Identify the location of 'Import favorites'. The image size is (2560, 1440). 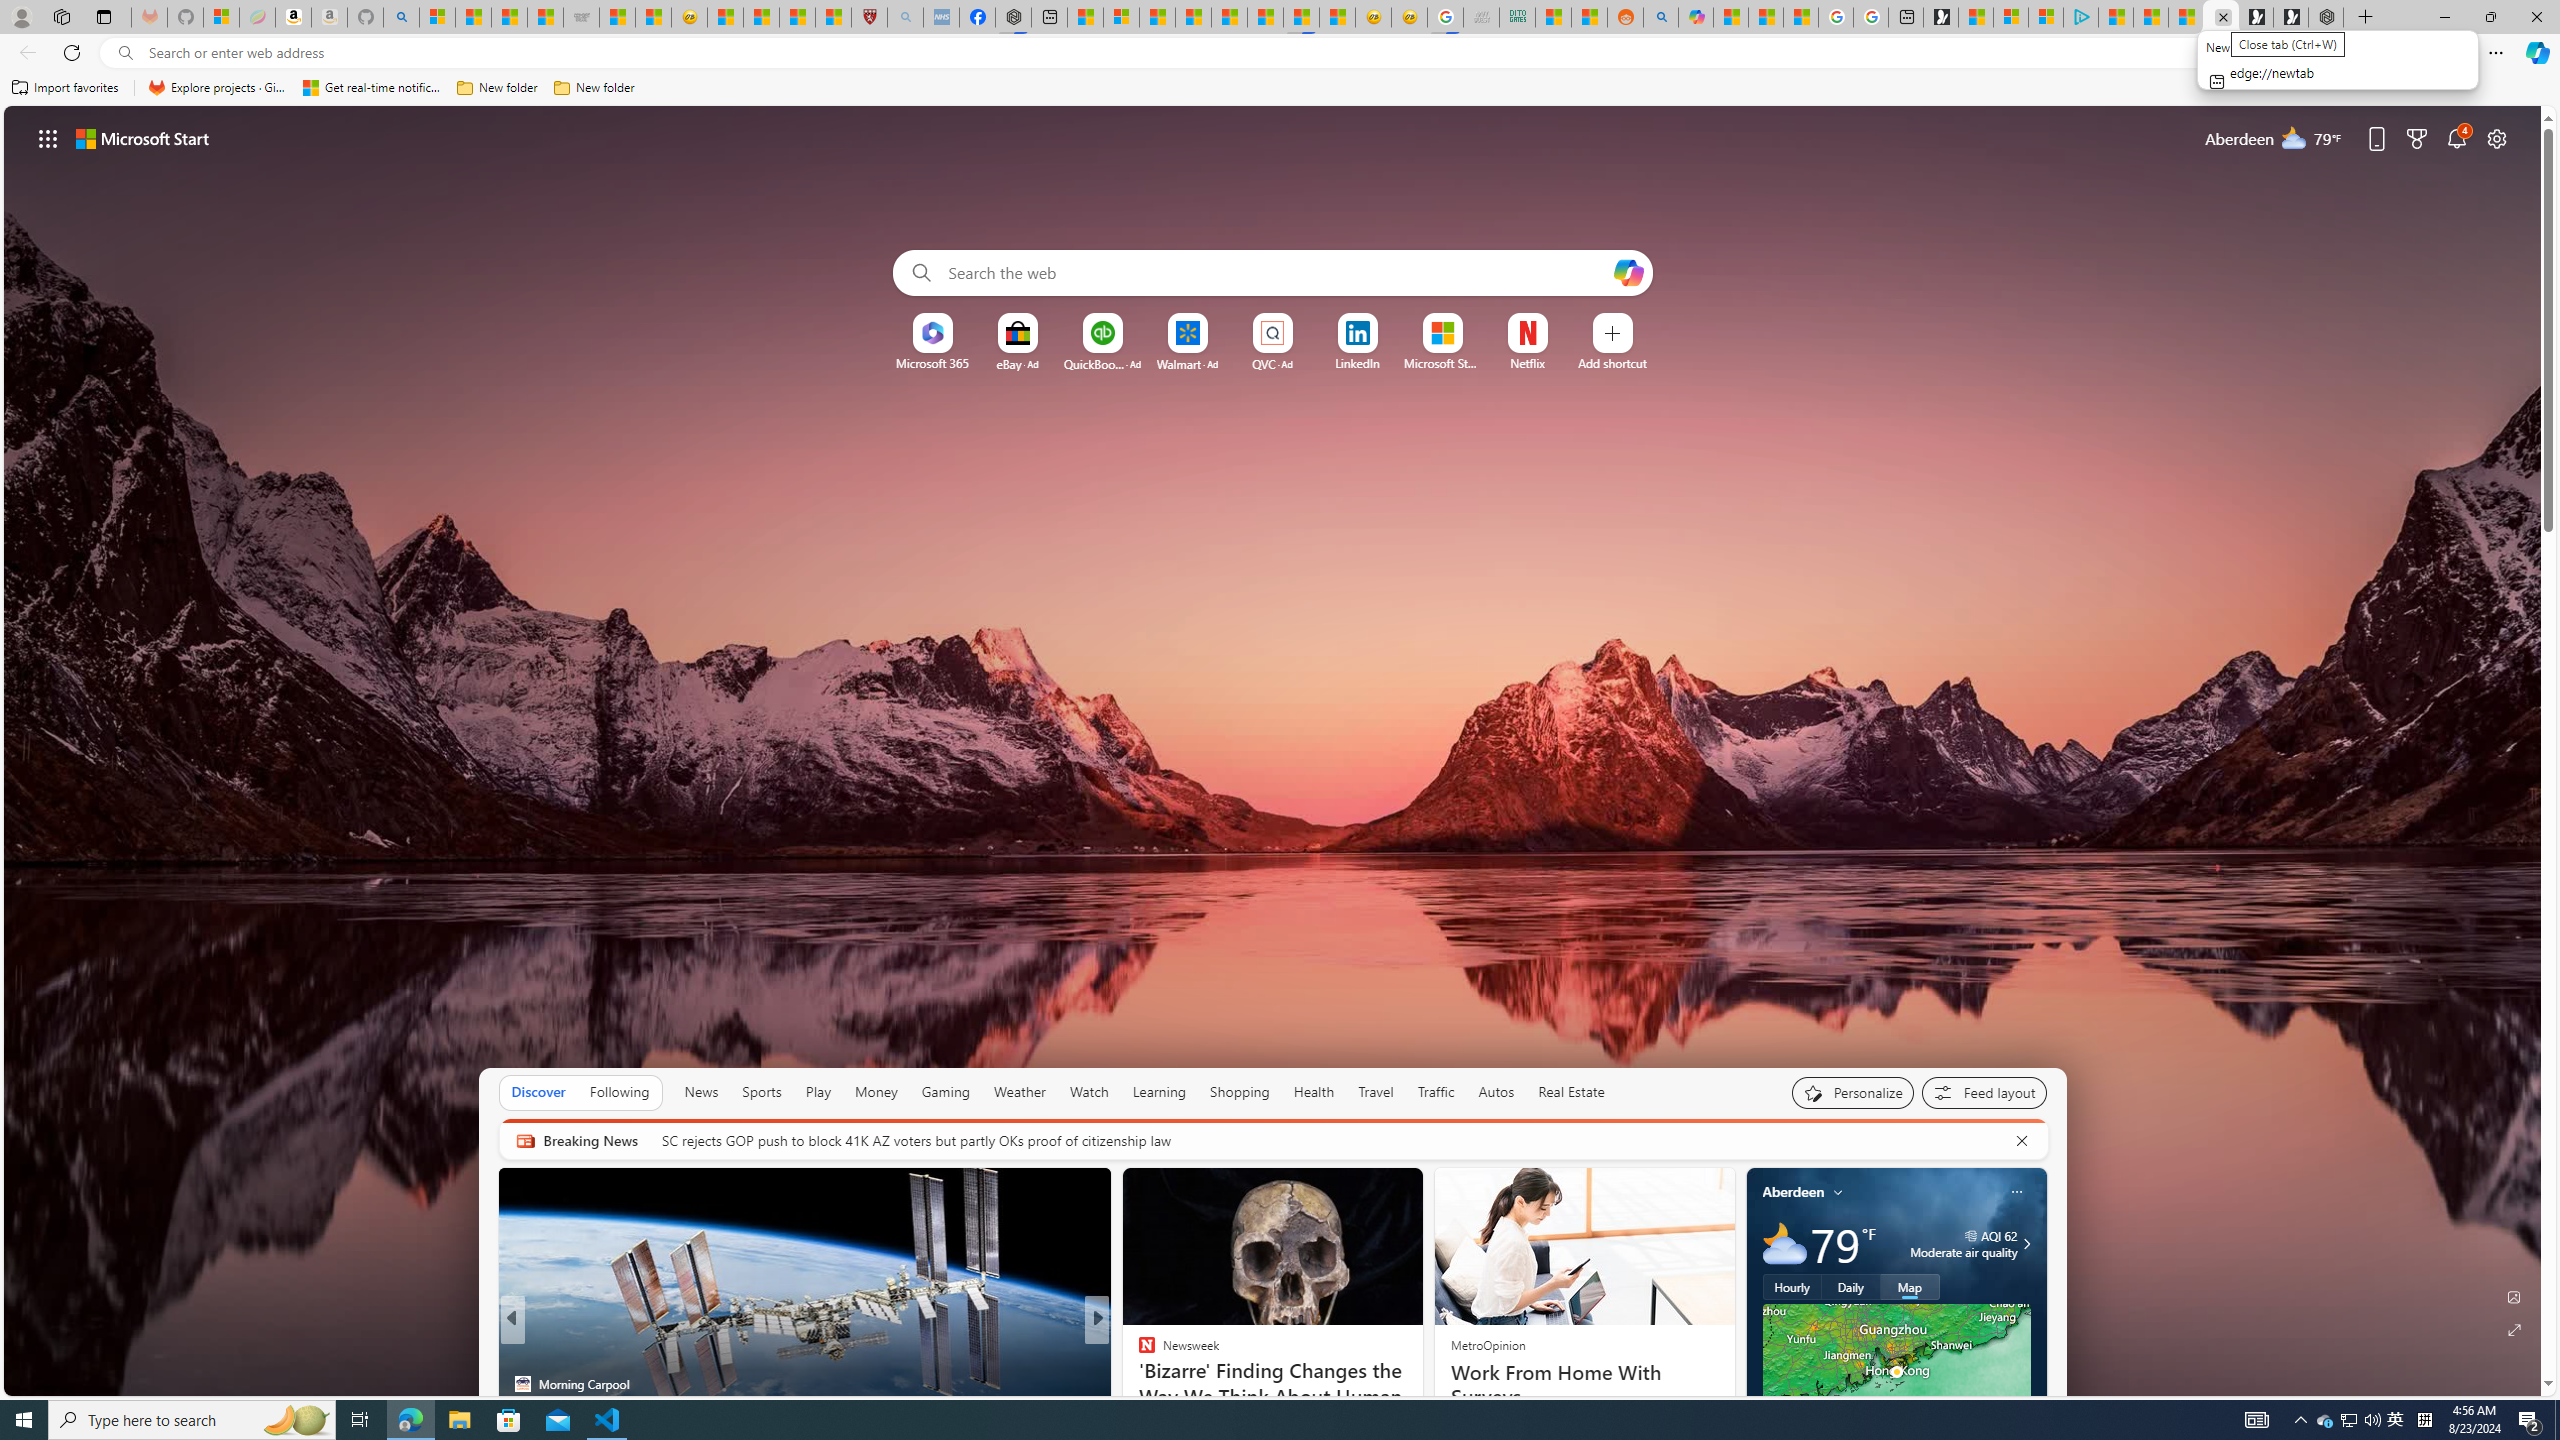
(65, 87).